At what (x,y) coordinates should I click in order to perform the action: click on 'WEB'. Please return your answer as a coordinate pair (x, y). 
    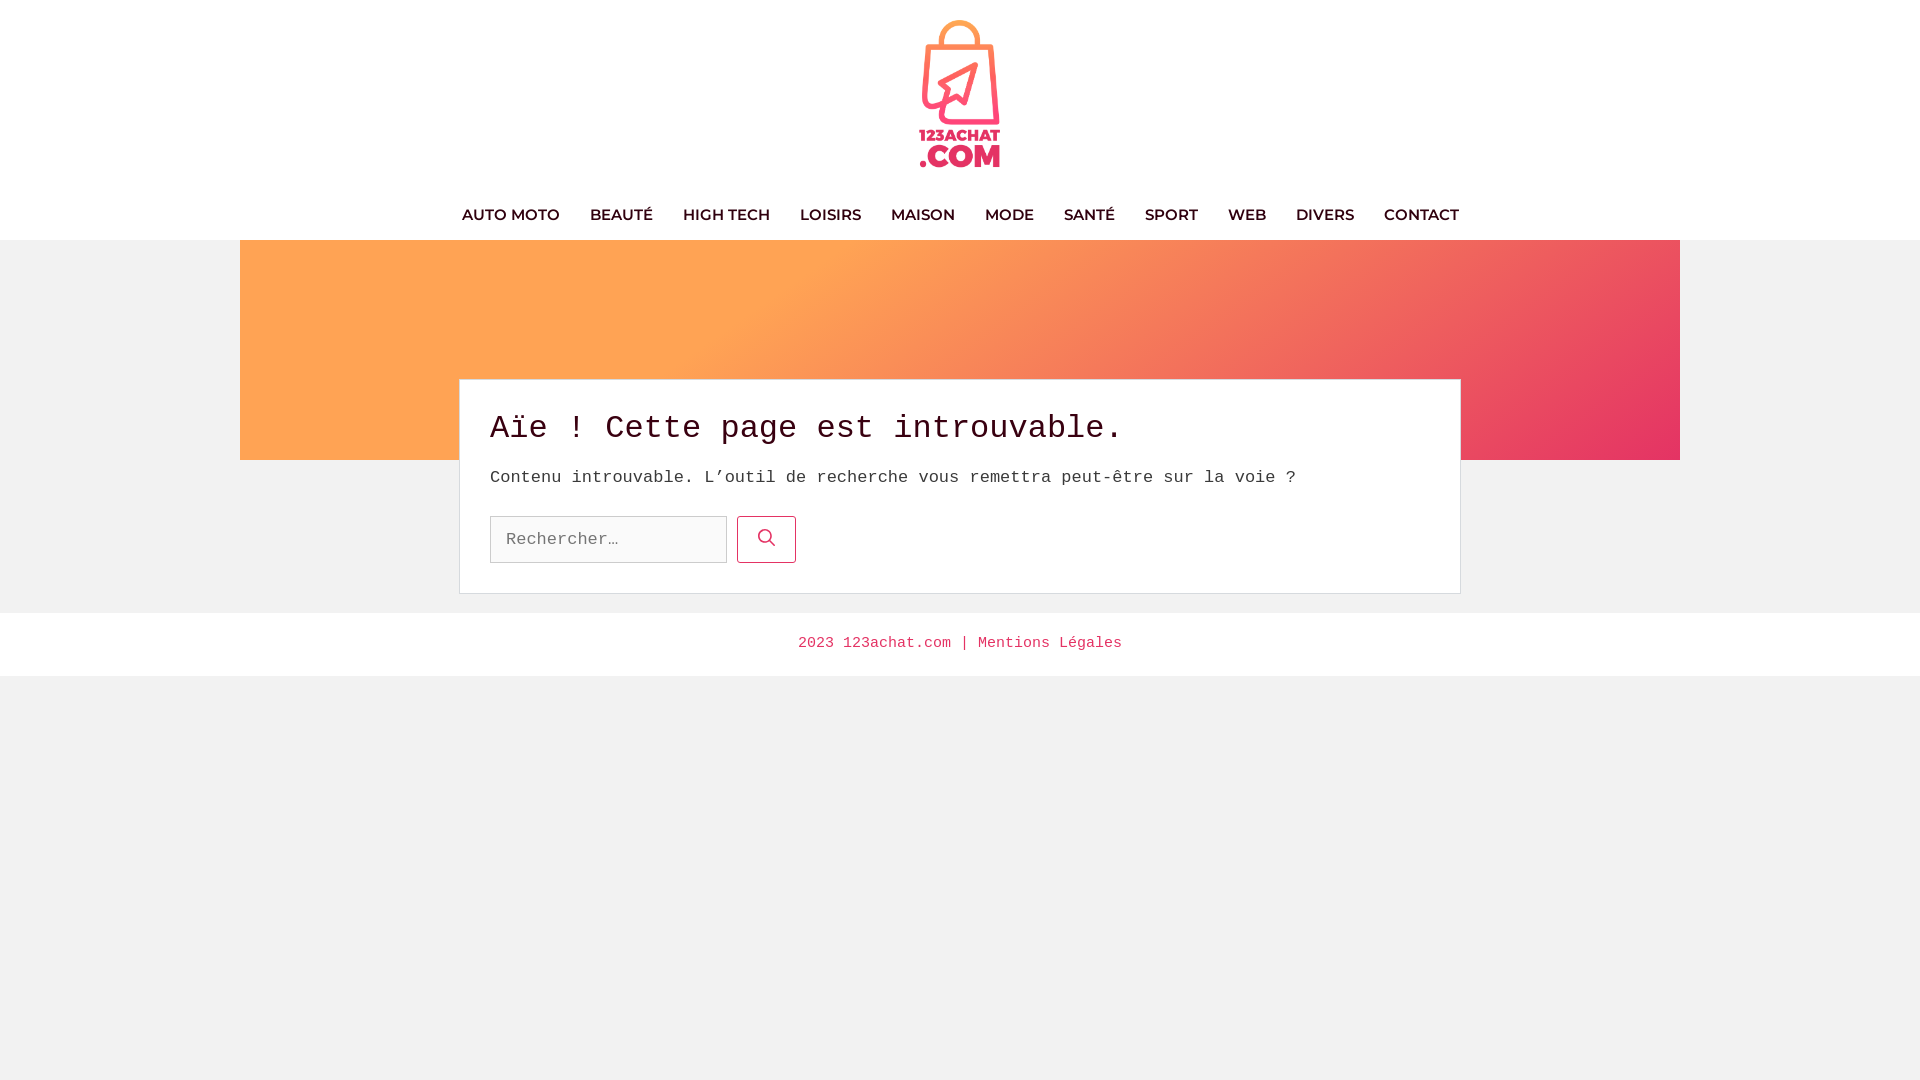
    Looking at the image, I should click on (1245, 215).